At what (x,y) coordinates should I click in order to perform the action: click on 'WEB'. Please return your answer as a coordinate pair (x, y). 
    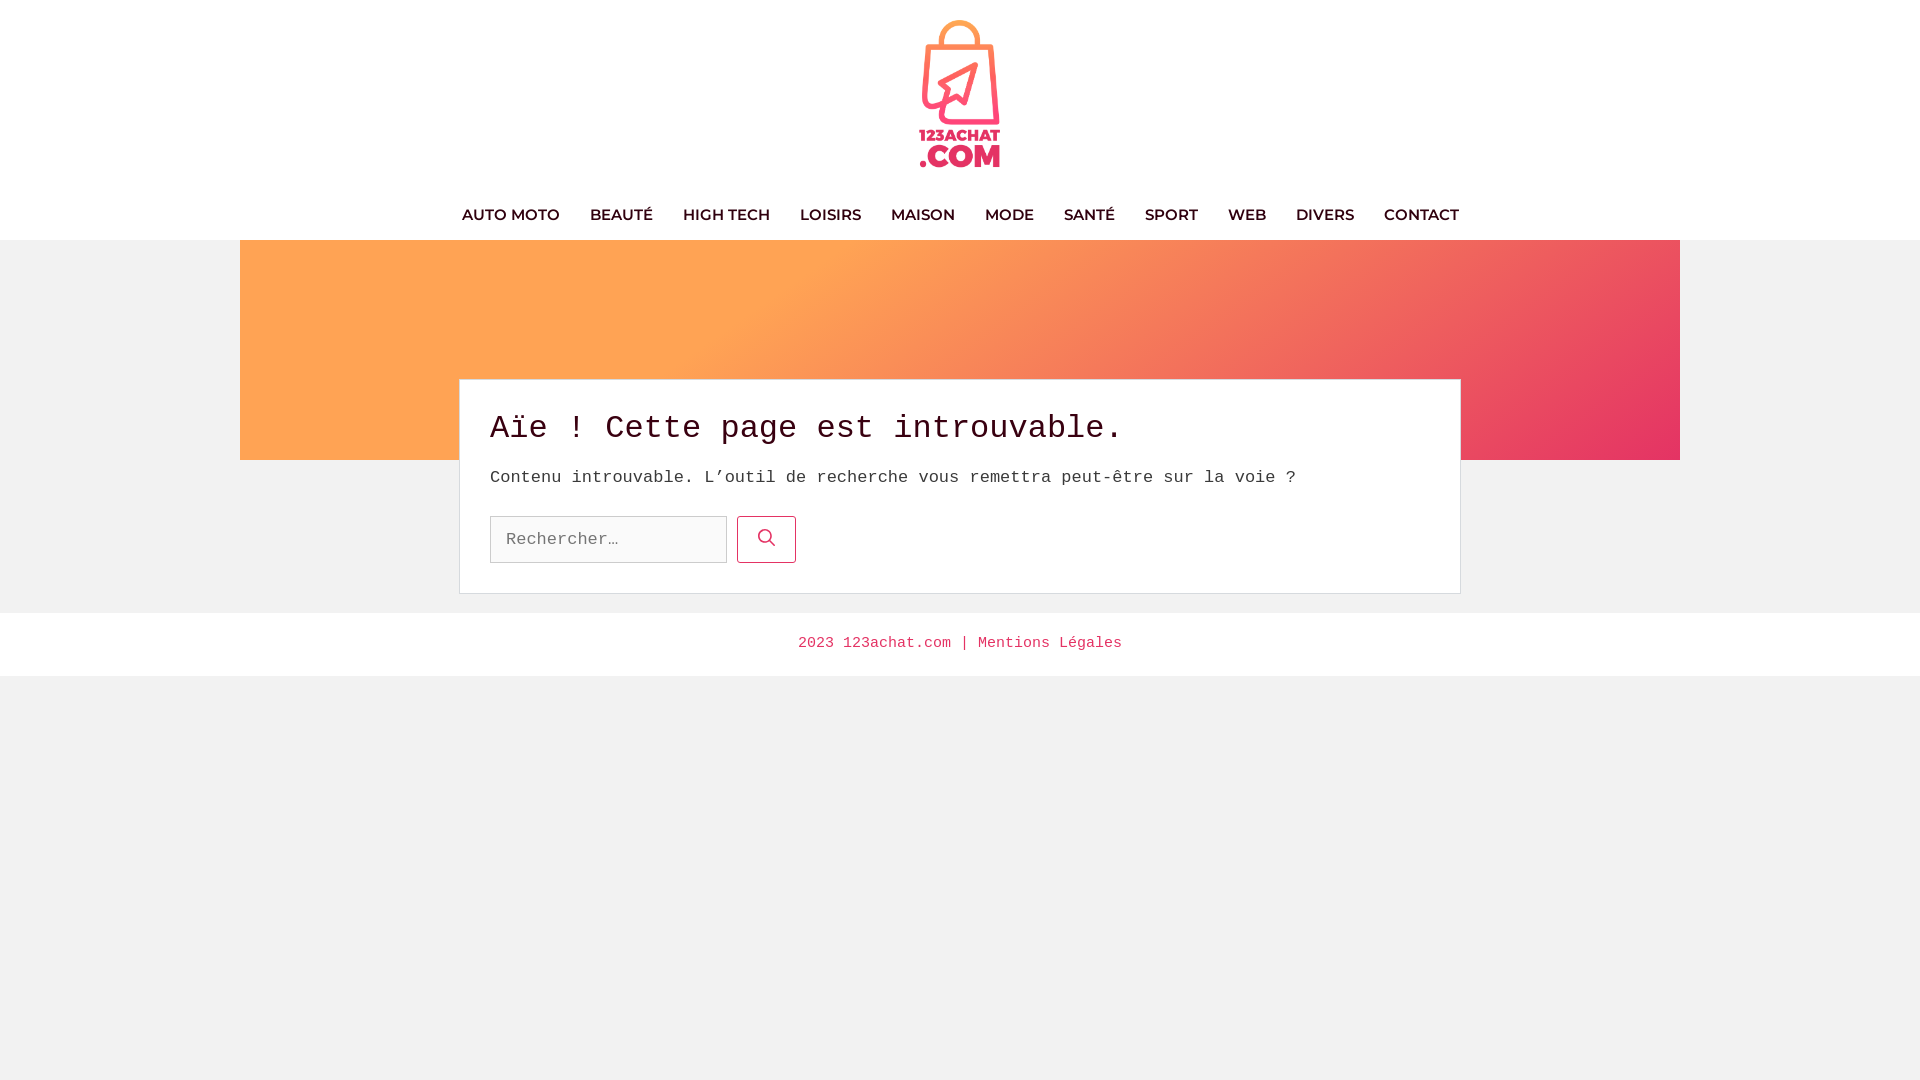
    Looking at the image, I should click on (1245, 215).